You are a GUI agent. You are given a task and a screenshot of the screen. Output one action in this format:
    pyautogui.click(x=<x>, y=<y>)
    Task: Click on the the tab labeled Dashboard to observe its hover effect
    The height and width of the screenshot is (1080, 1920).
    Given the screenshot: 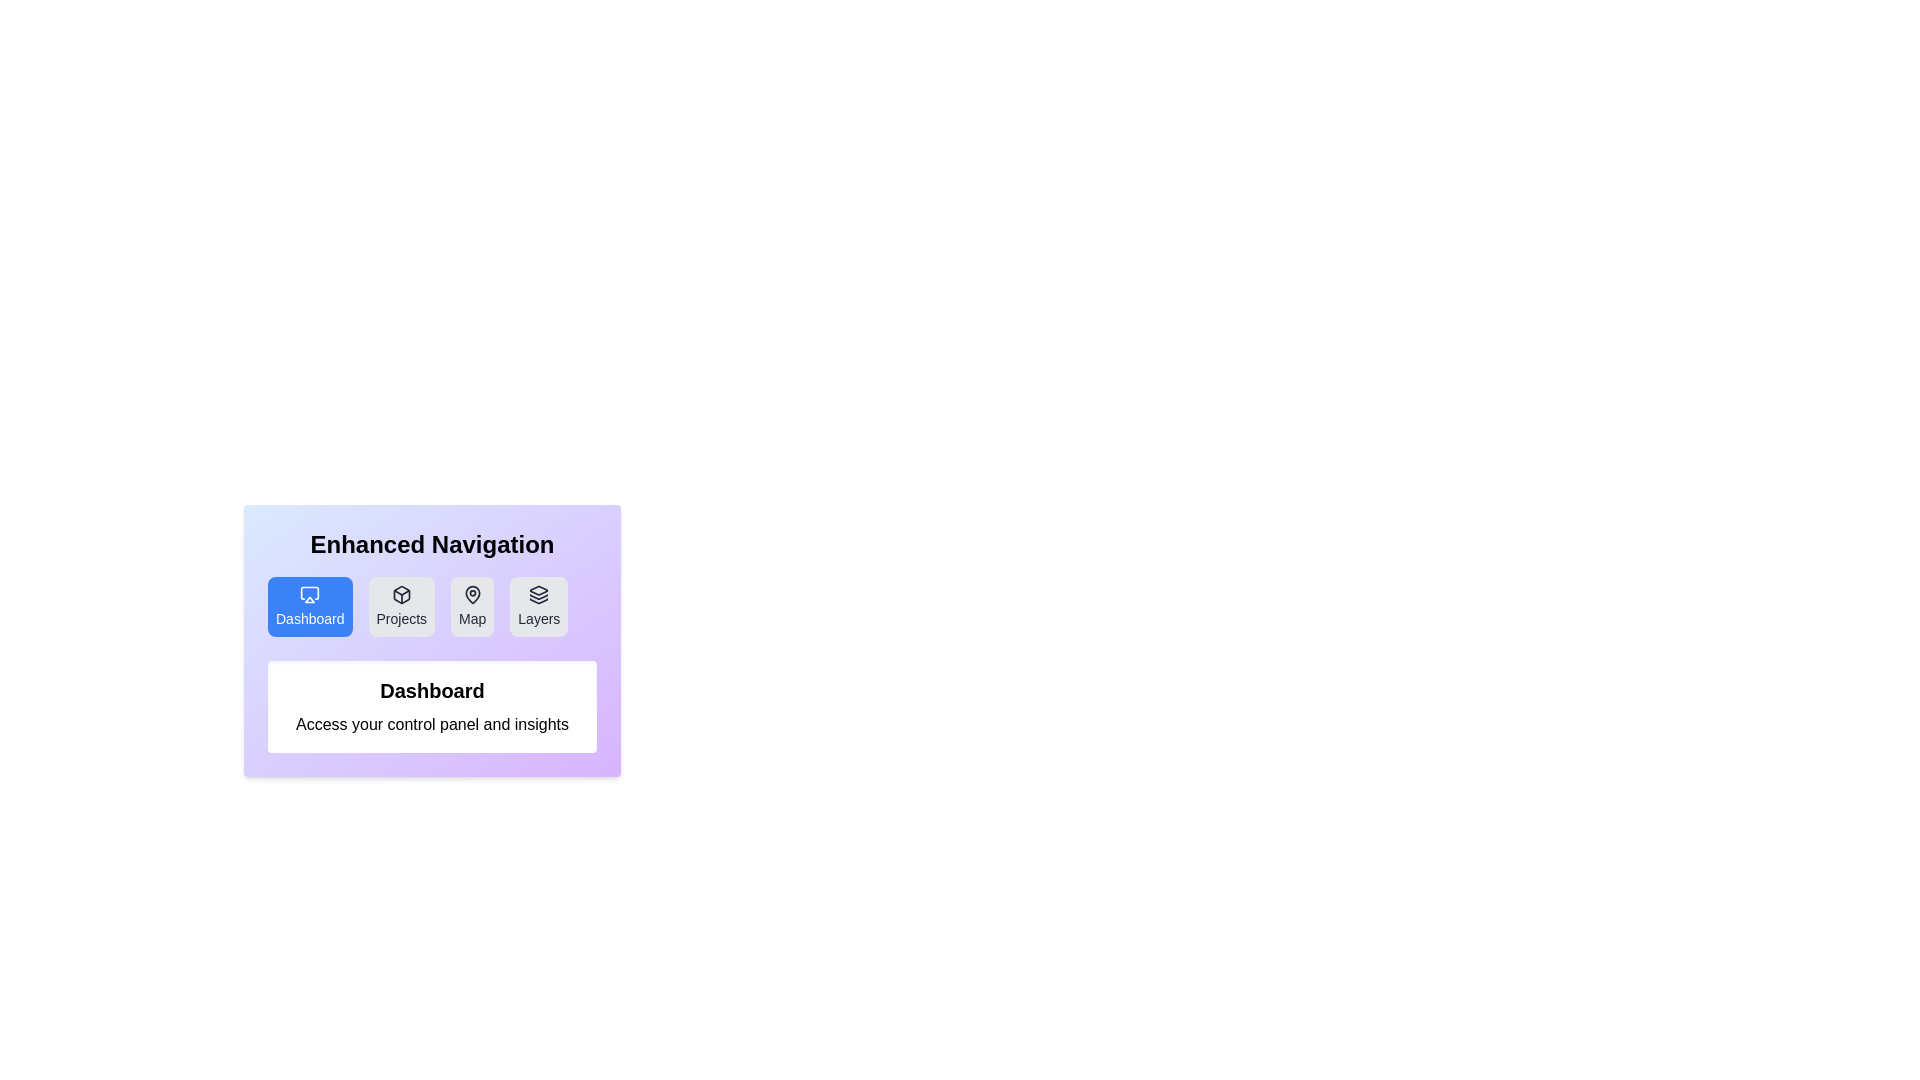 What is the action you would take?
    pyautogui.click(x=309, y=605)
    